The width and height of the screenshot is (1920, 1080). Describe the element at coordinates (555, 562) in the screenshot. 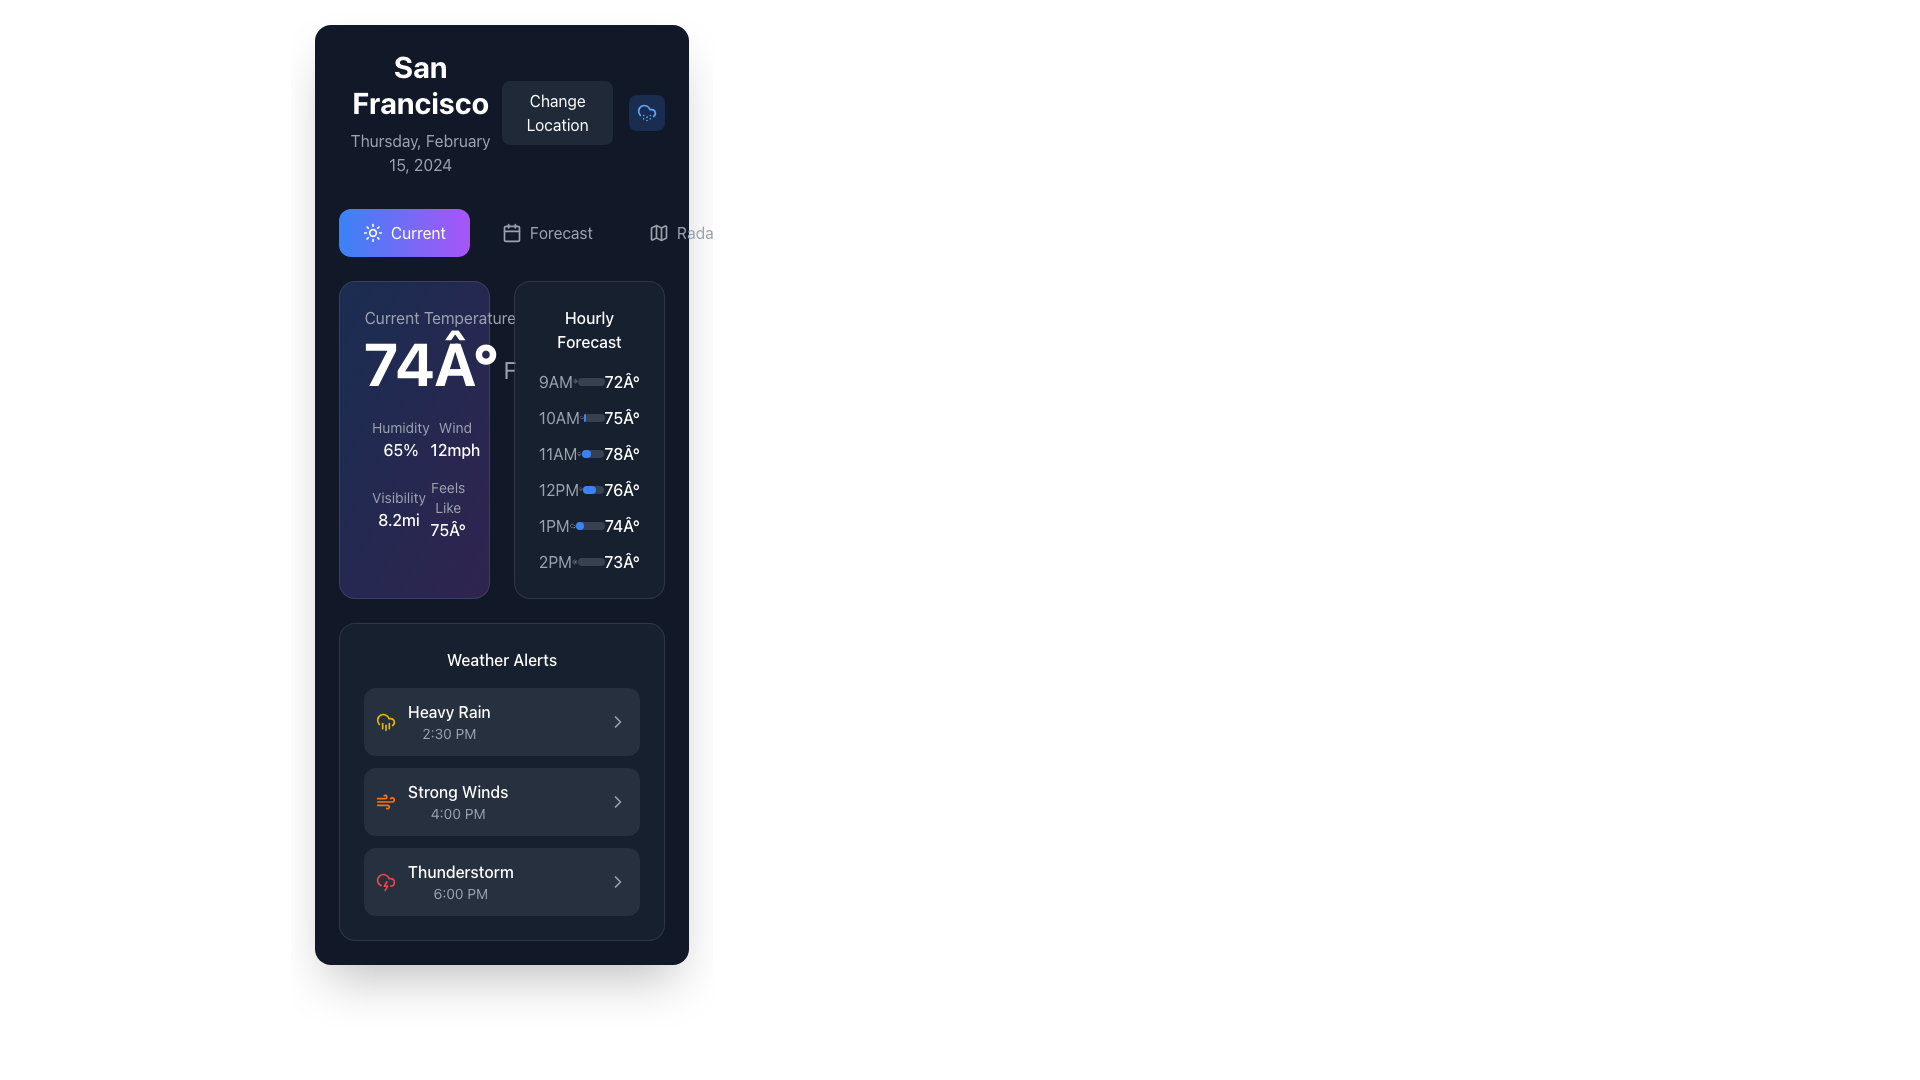

I see `the '2PM' text label in the hourly weather forecast section by moving the cursor to its center point` at that location.